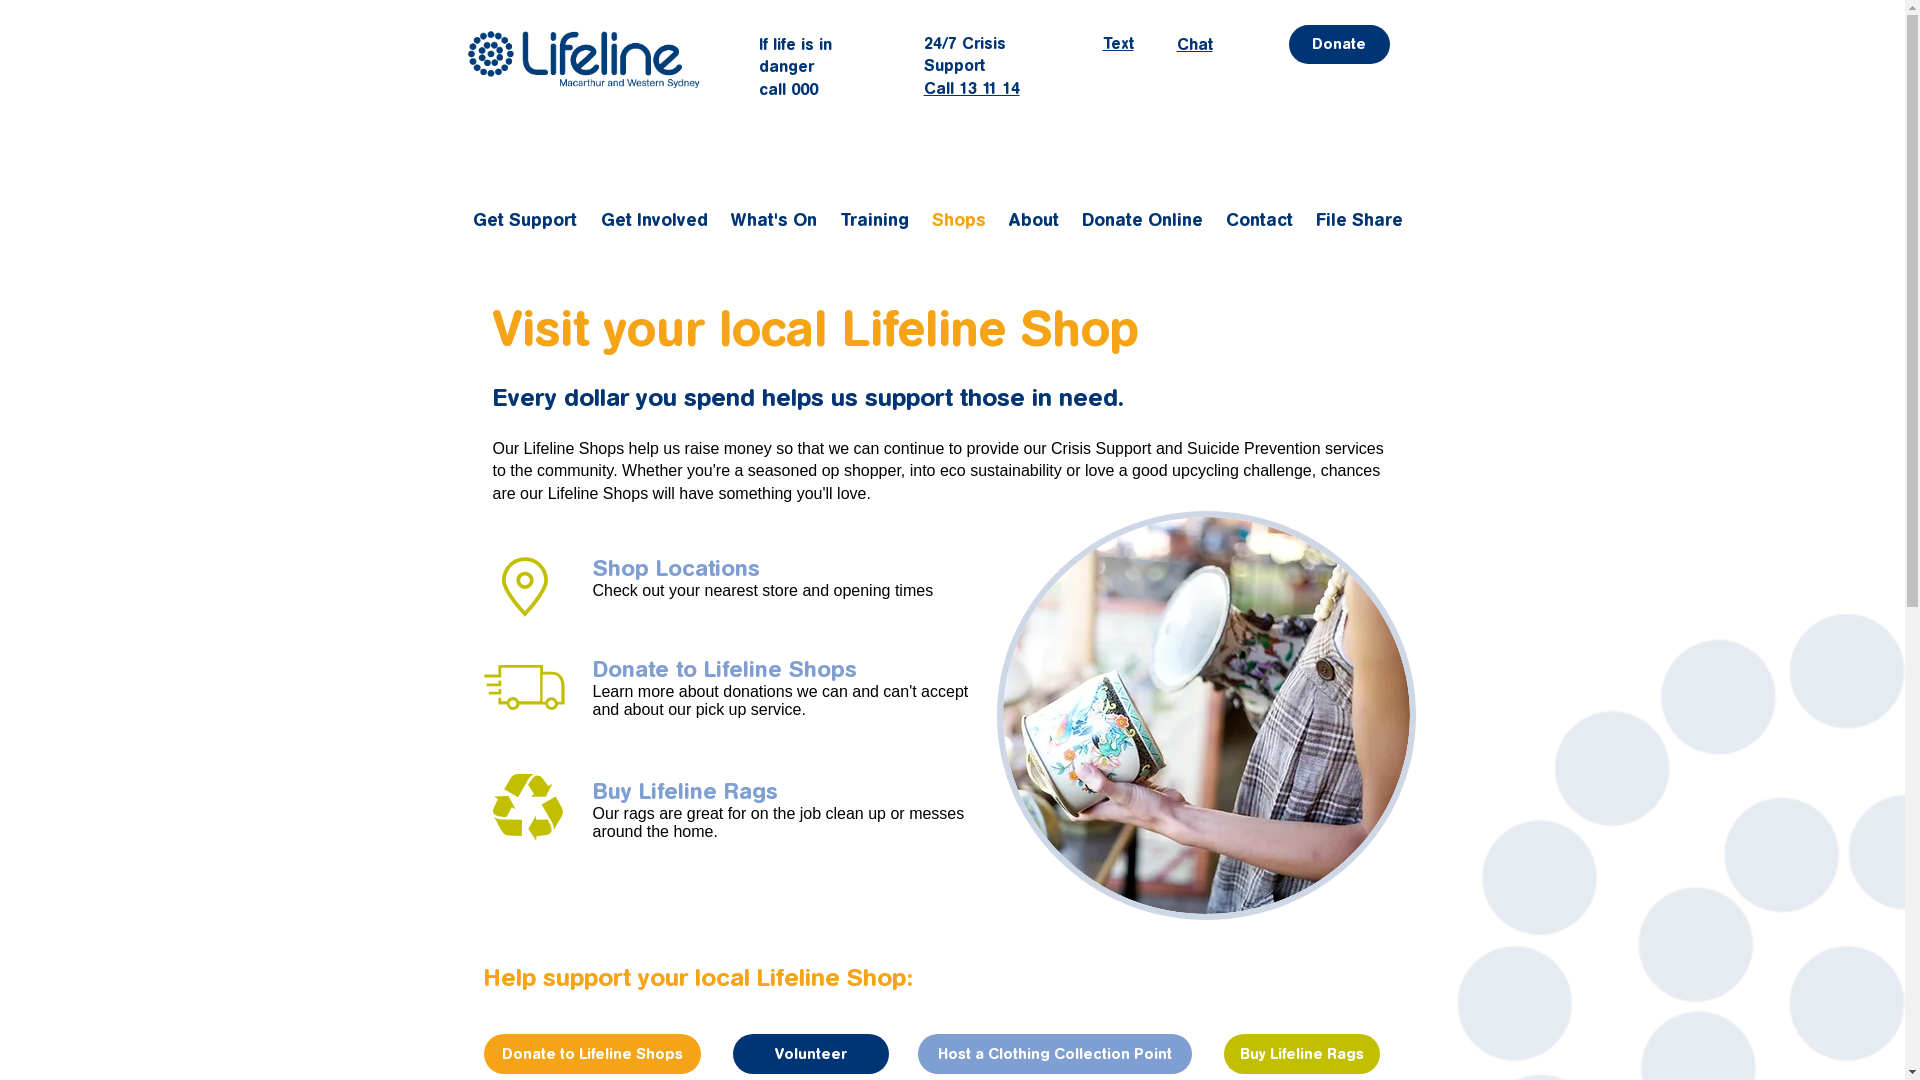 This screenshot has height=1080, width=1920. I want to click on 'Text', so click(1116, 43).